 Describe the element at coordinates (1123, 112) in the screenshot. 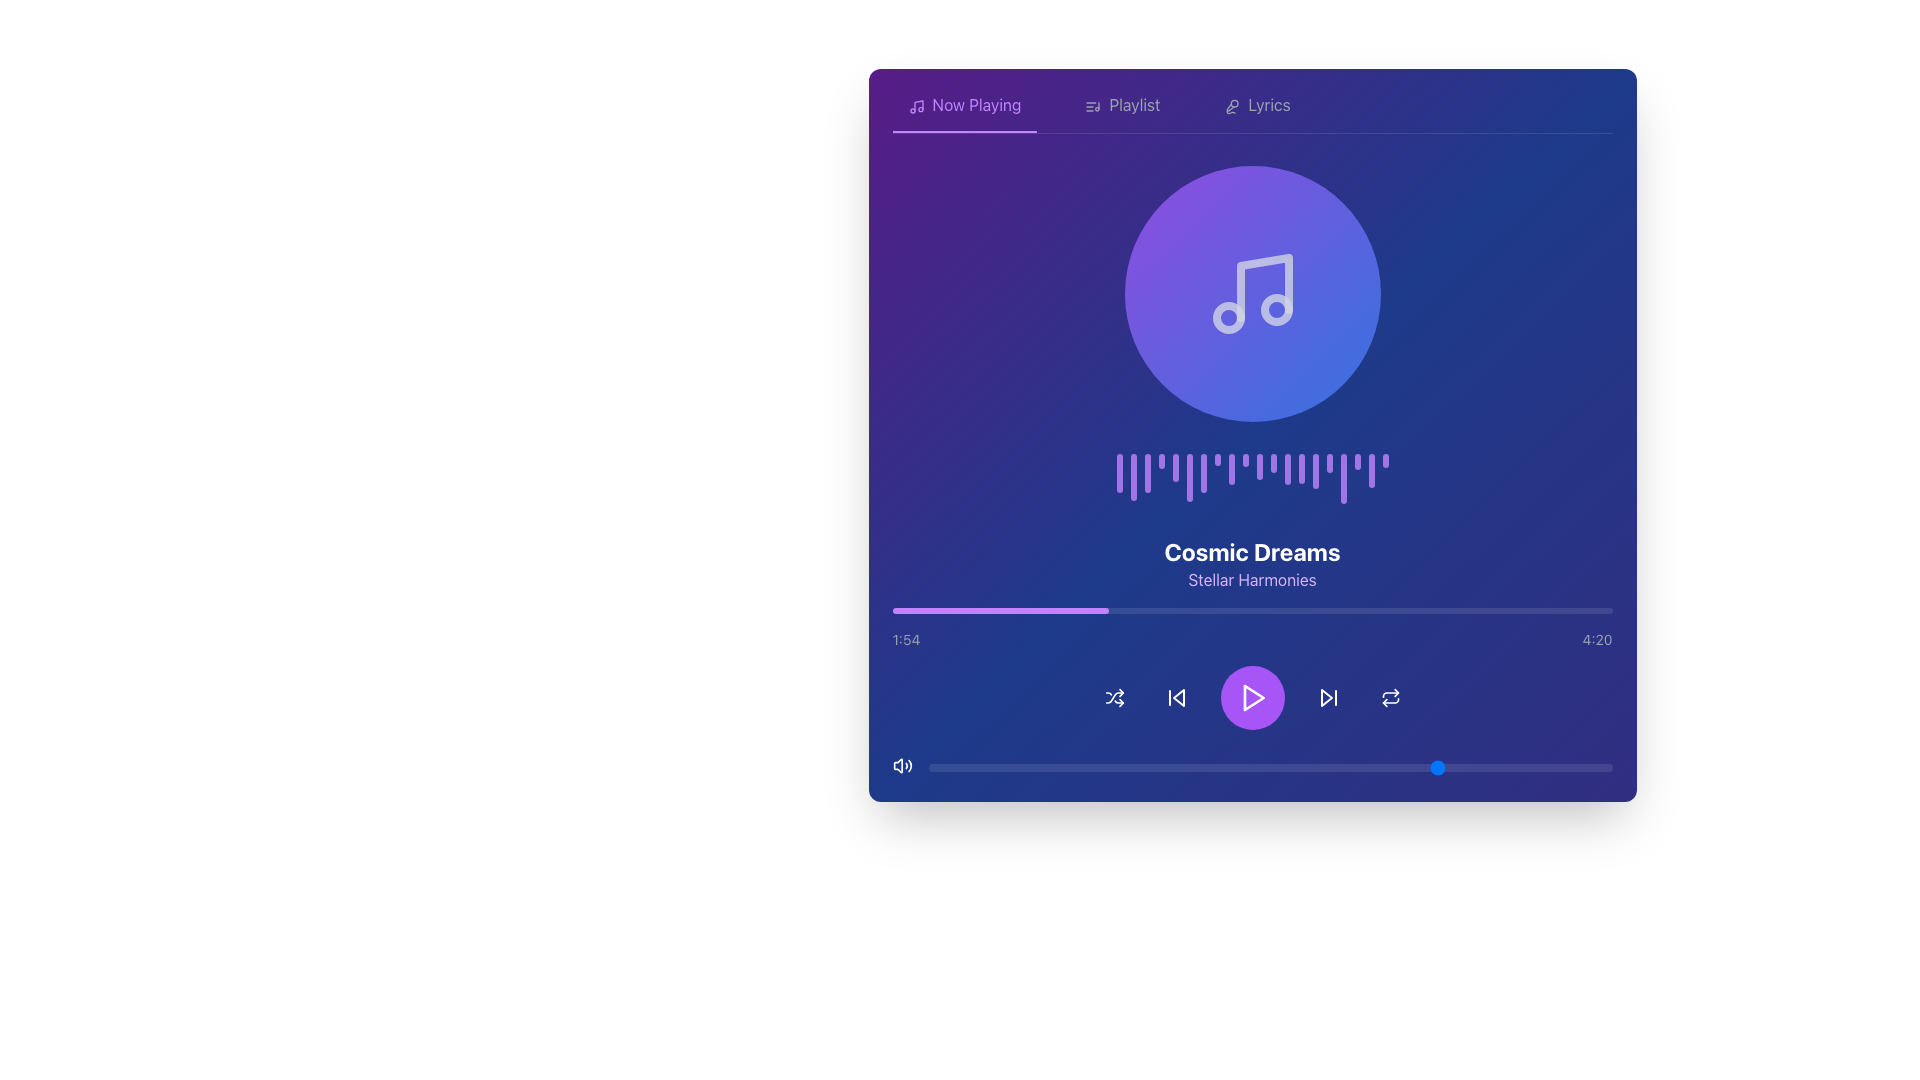

I see `the 'Playlist' button, which is a clickable text with a small playlist icon, located between 'Now Playing' and 'Lyrics' in the upper menu interface` at that location.